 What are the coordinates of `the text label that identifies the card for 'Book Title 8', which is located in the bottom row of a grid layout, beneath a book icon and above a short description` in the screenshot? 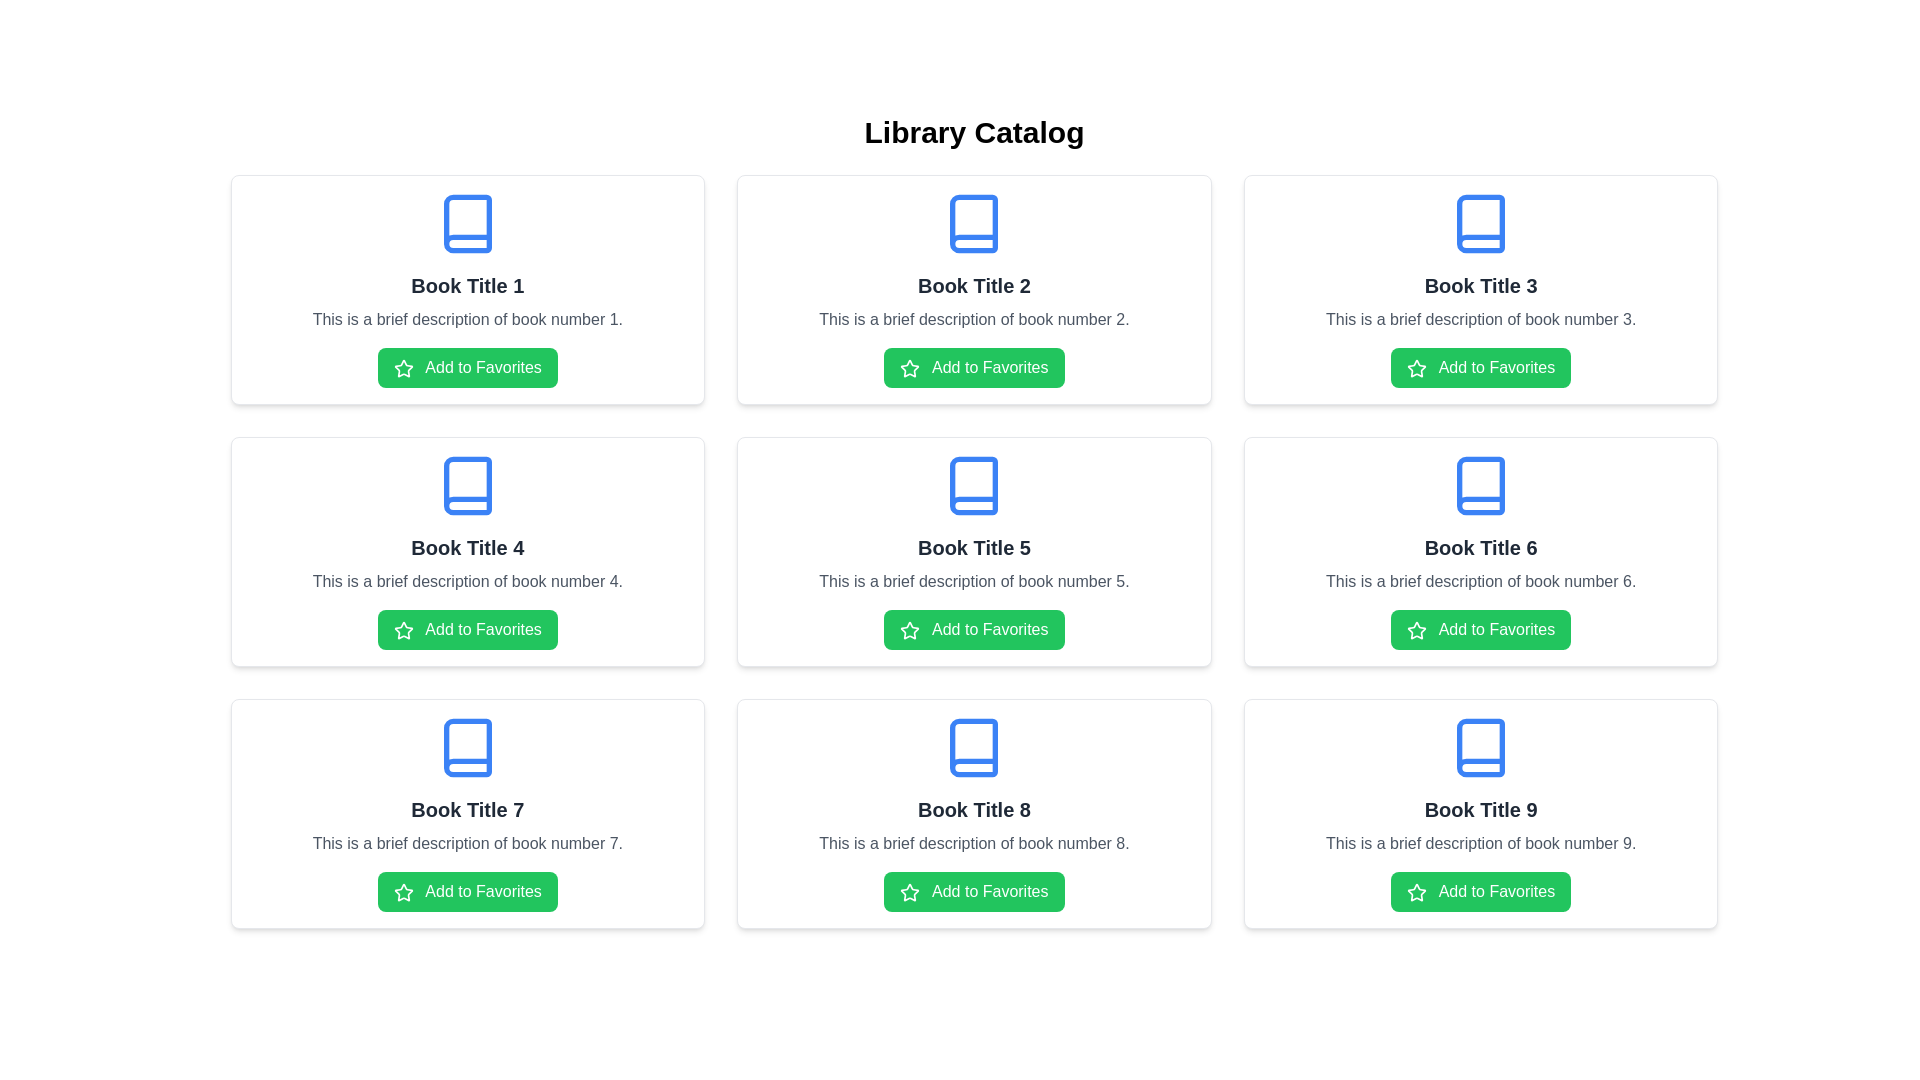 It's located at (974, 810).